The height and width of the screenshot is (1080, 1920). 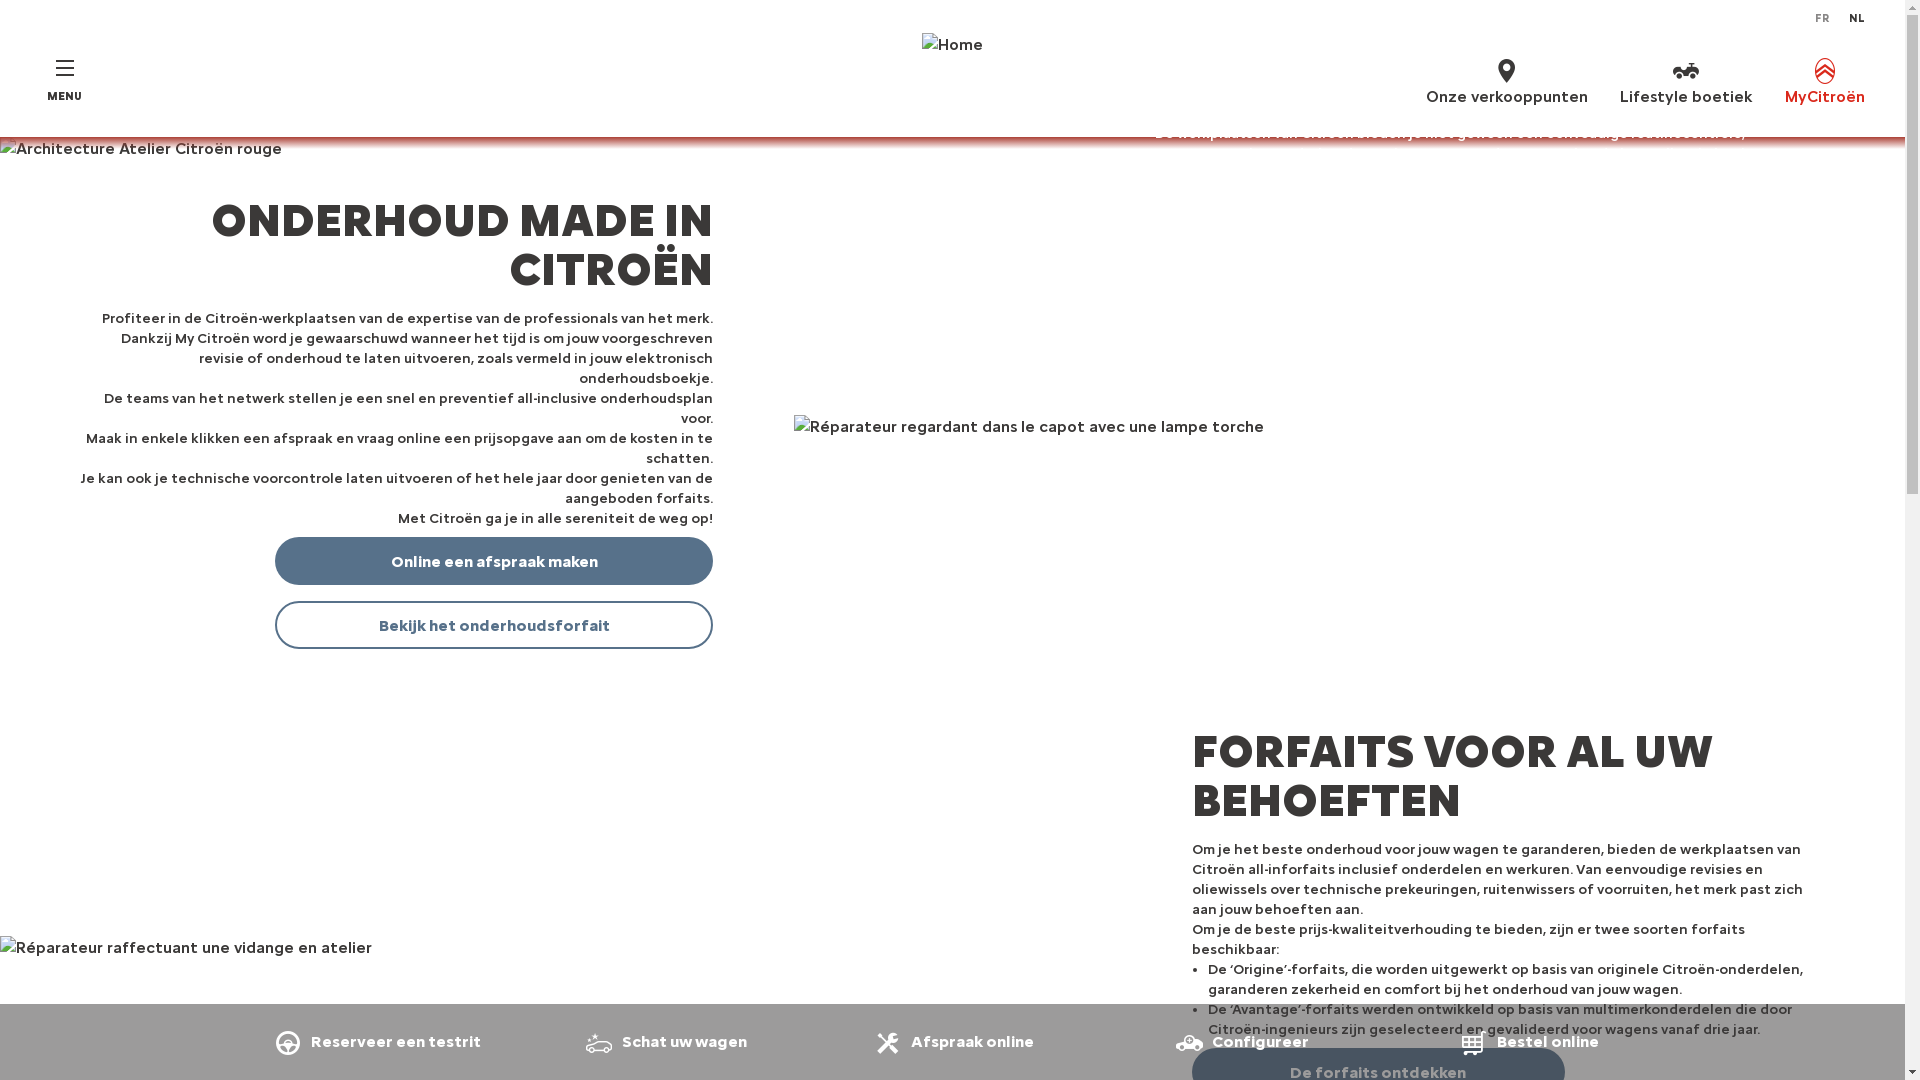 I want to click on 'Afspraak online', so click(x=952, y=1040).